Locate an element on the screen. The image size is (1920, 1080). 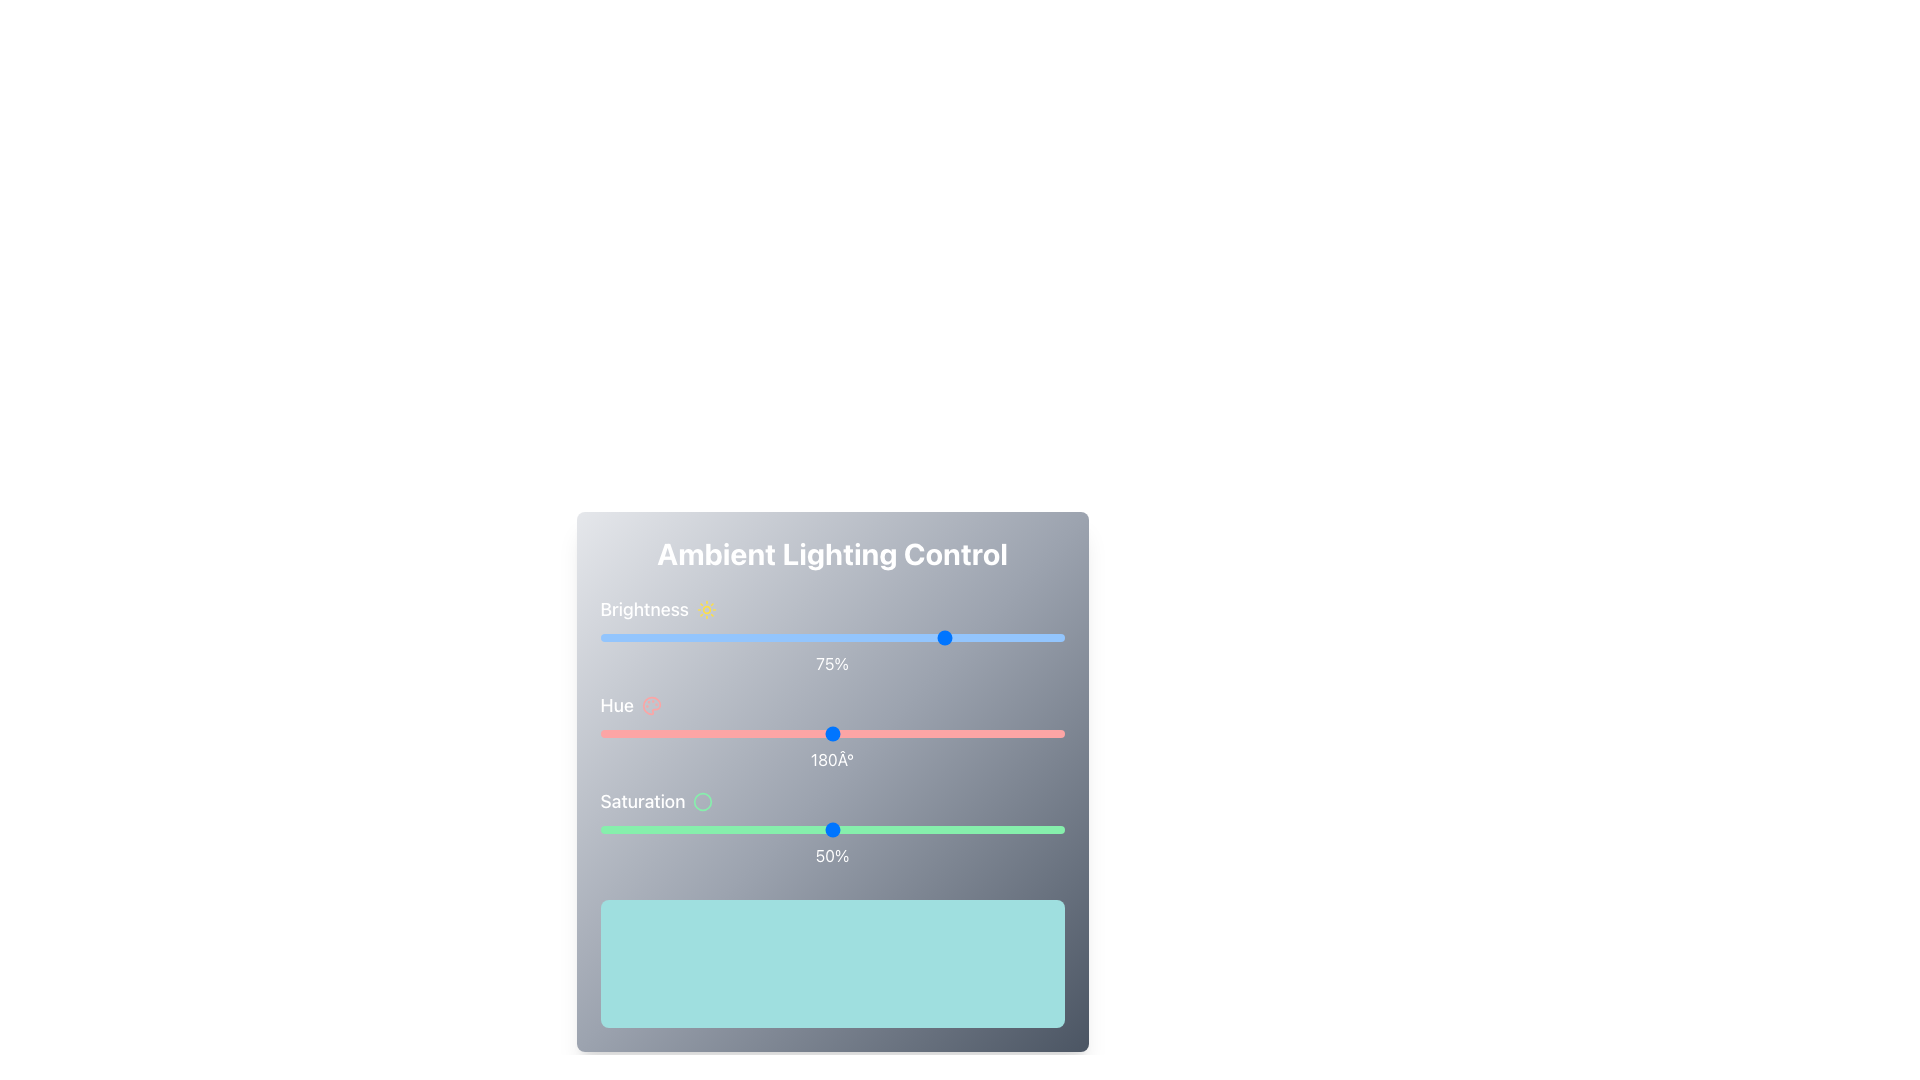
hue is located at coordinates (1024, 733).